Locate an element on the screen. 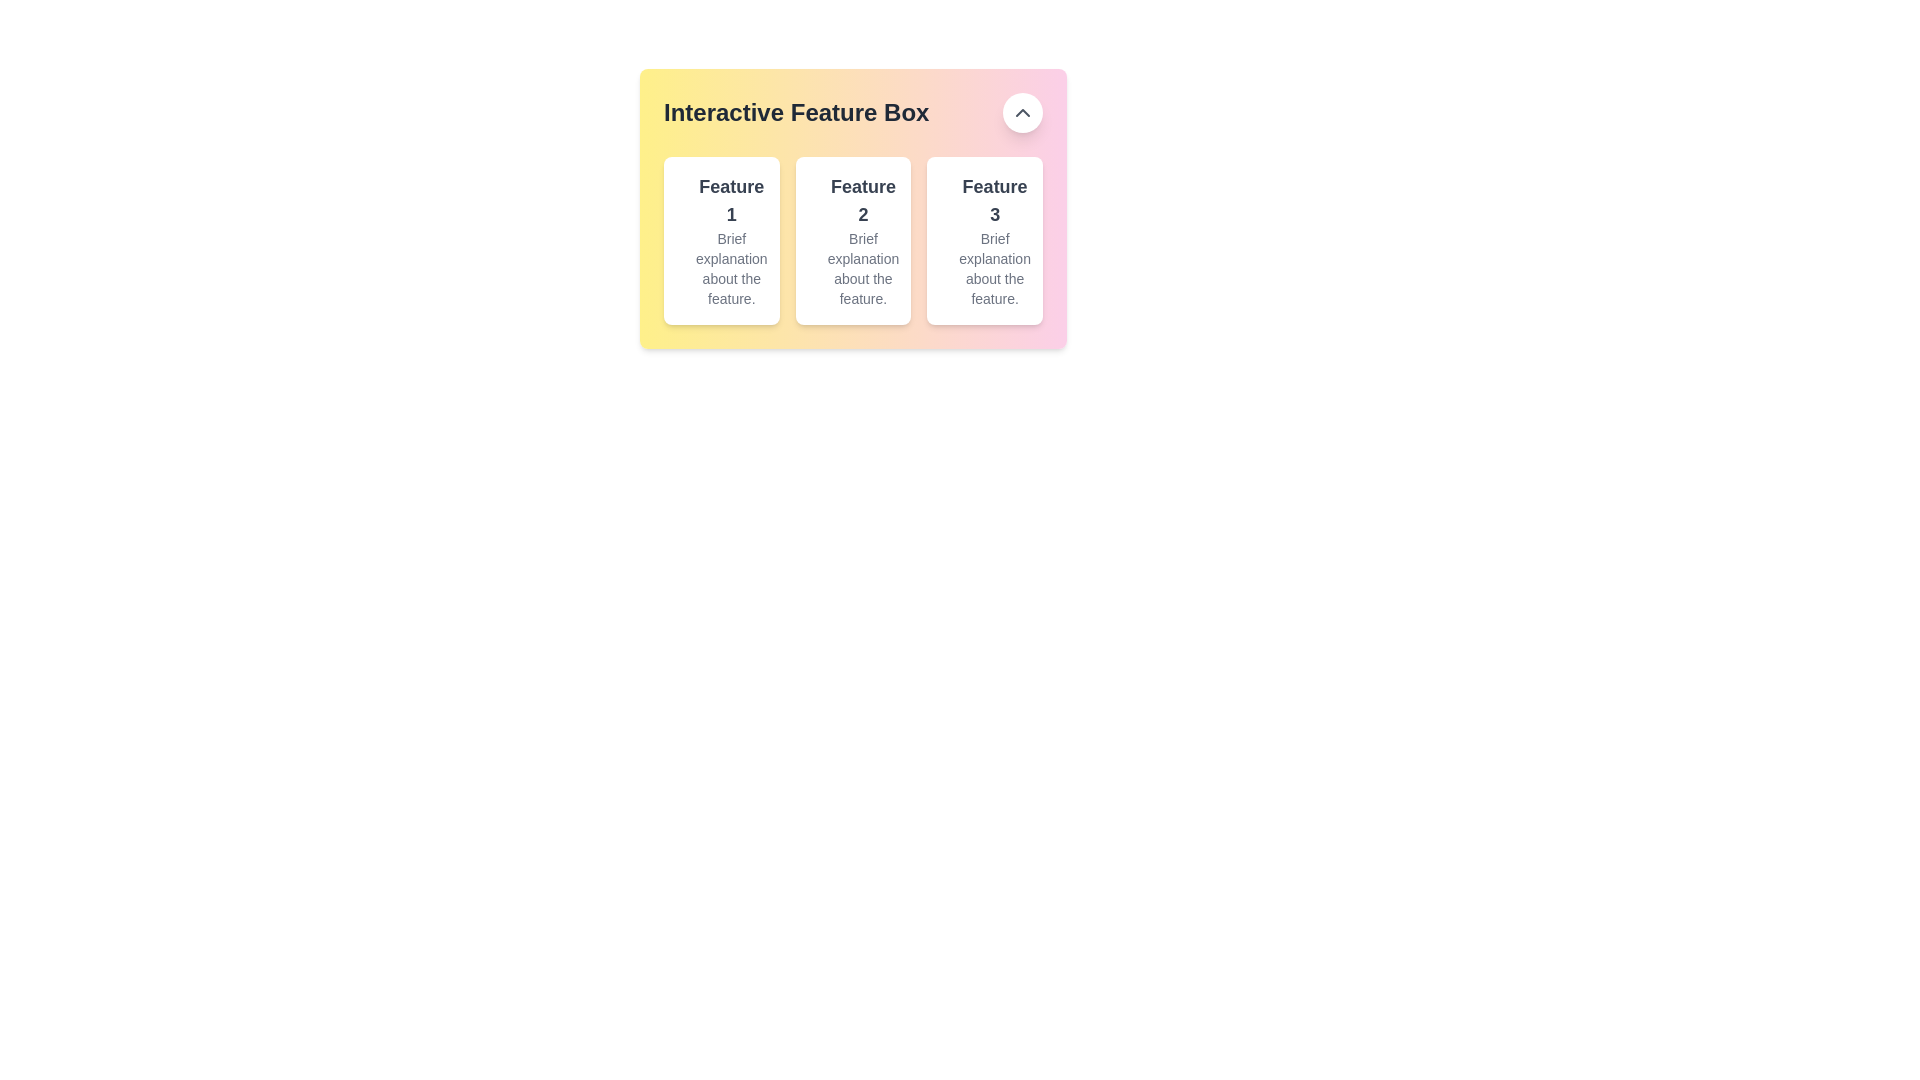 This screenshot has width=1920, height=1080. the decorative circle element located within the first feature card under the title 'Interactive Feature Box' is located at coordinates (691, 231).